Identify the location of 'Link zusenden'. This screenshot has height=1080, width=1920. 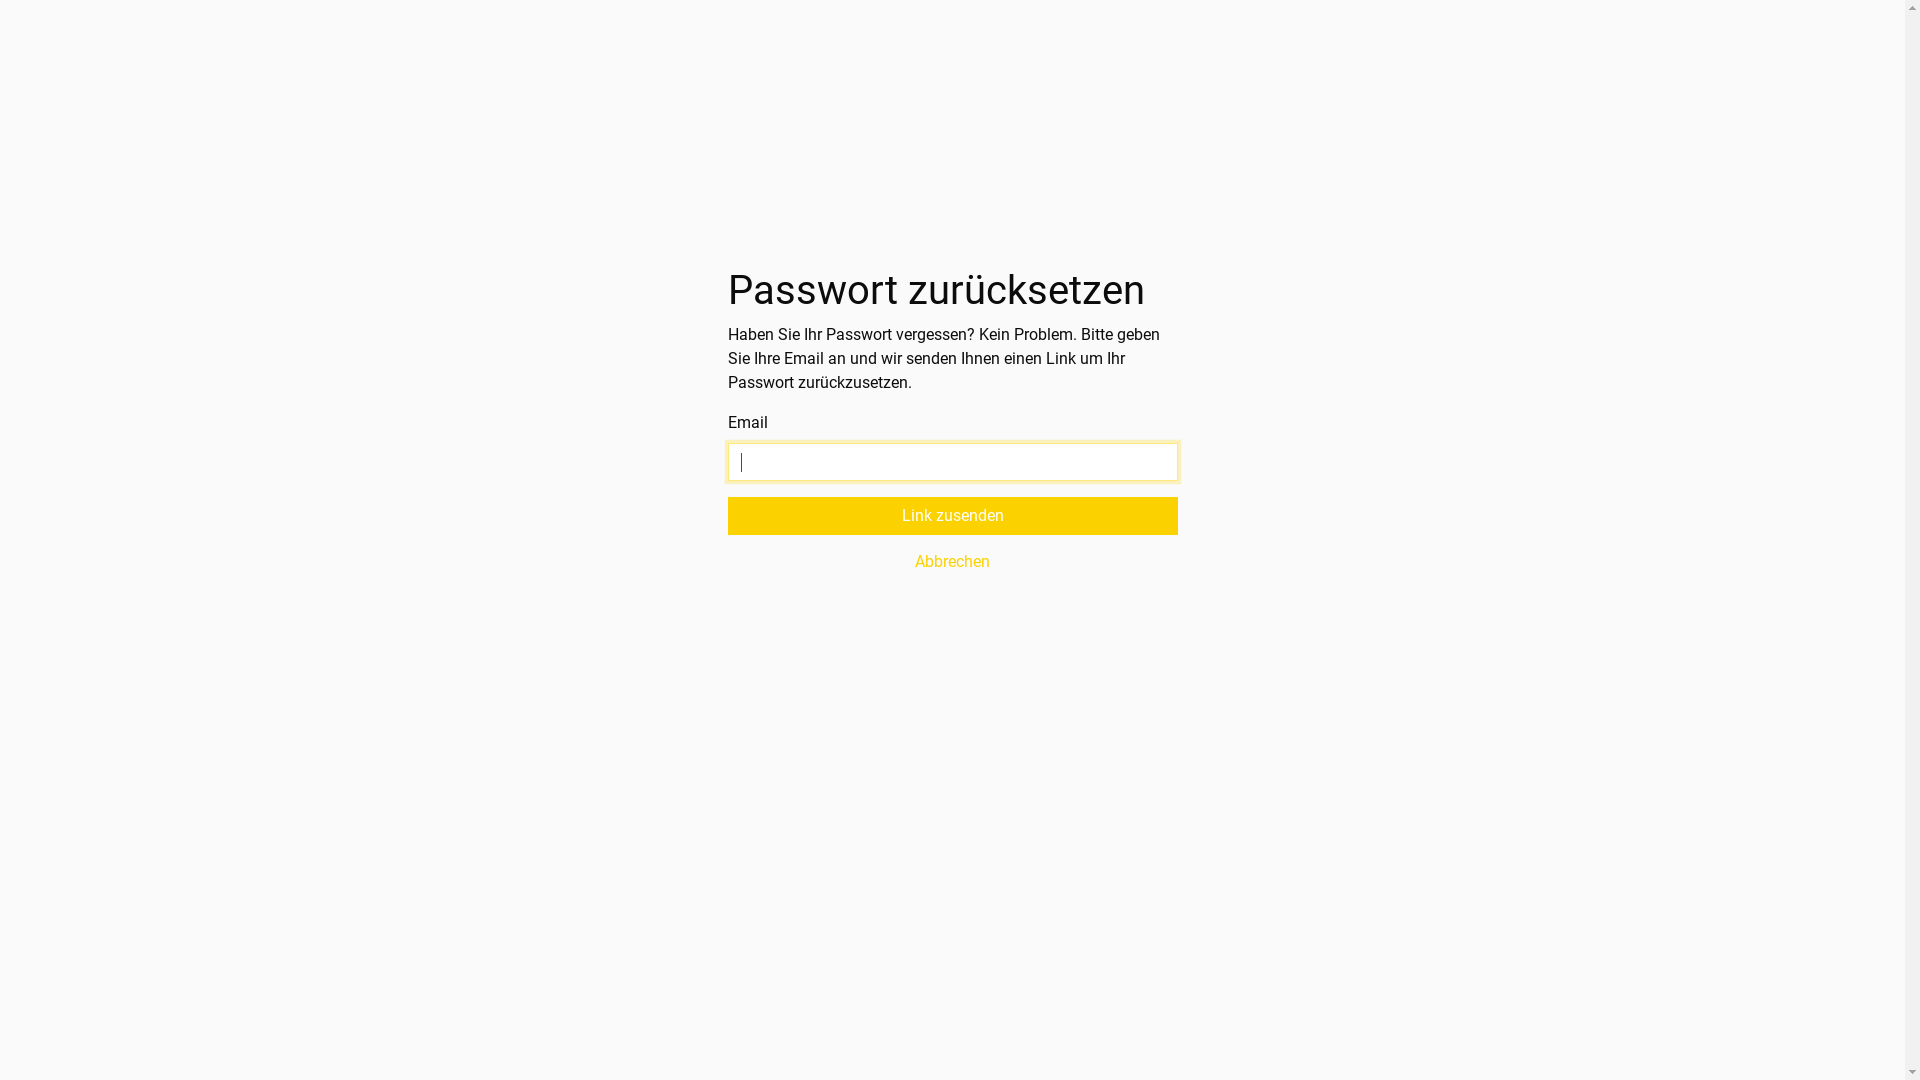
(952, 515).